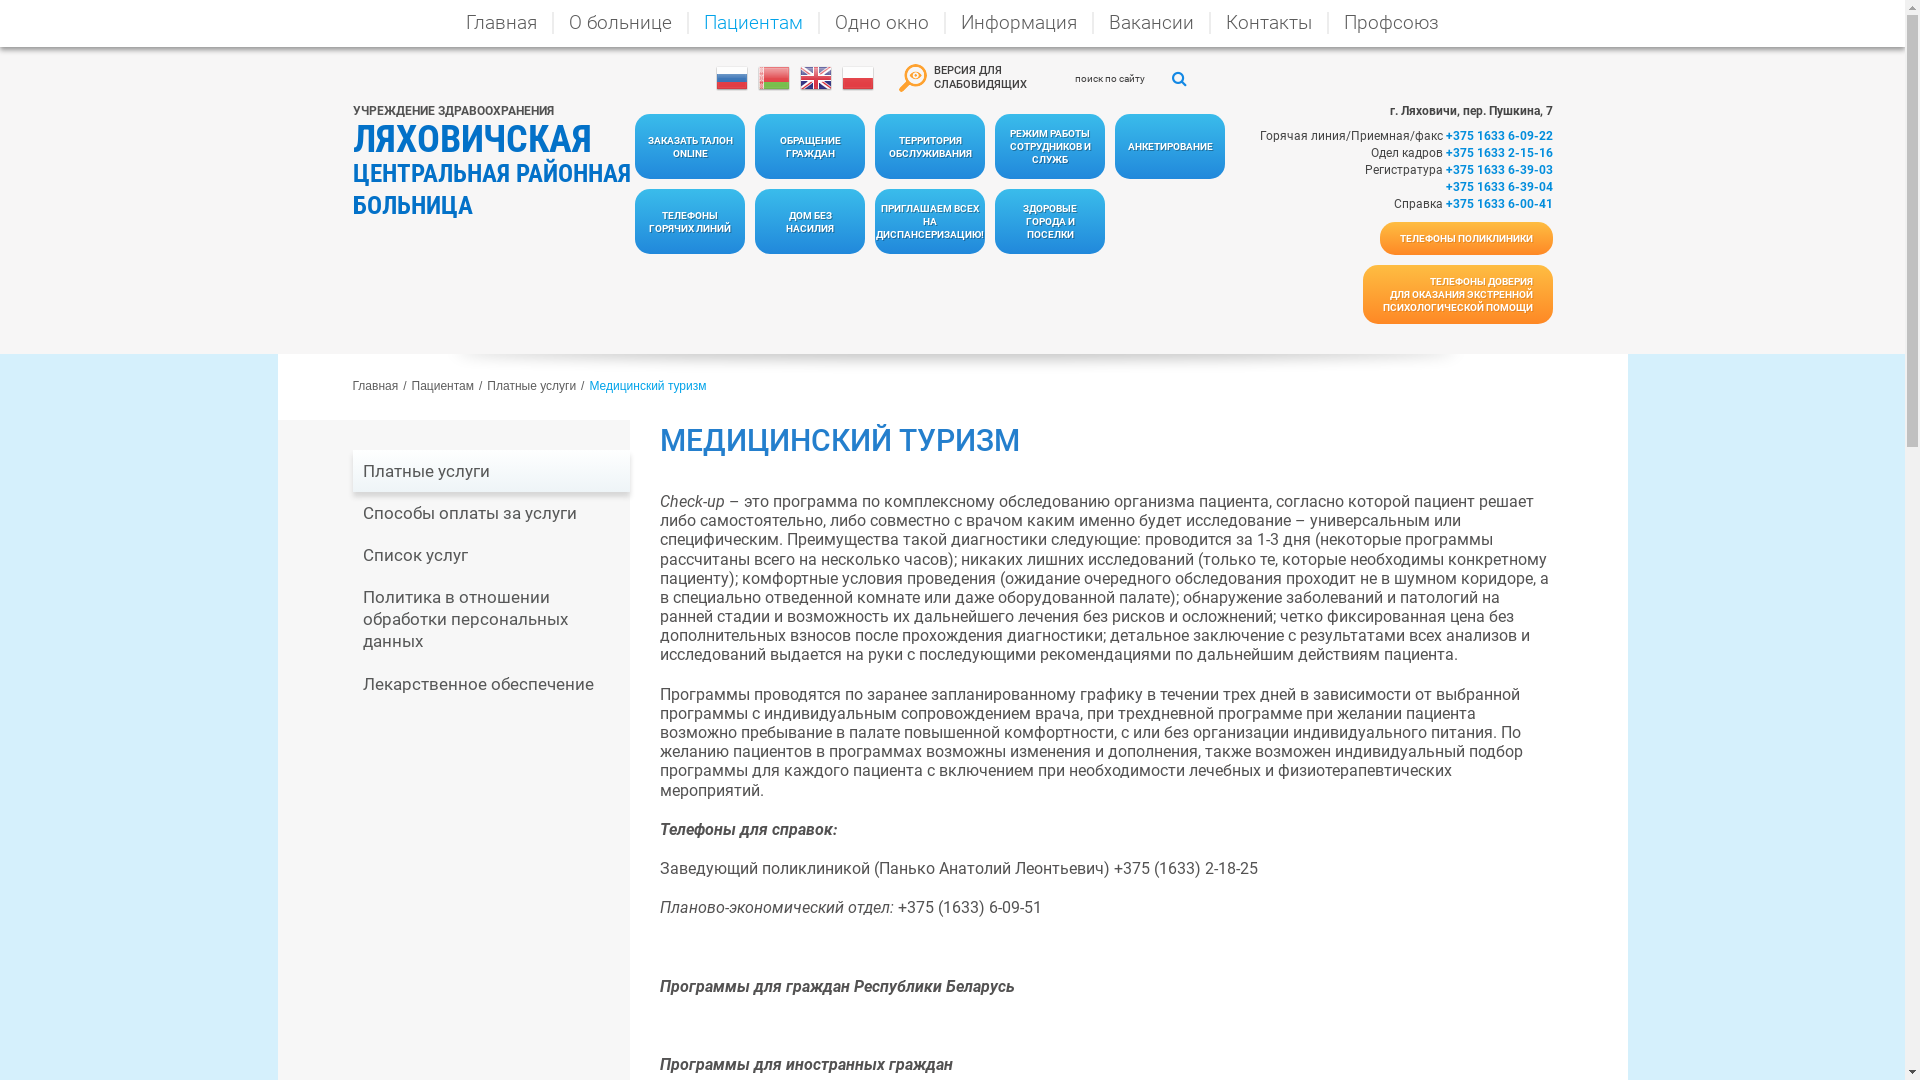  Describe the element at coordinates (816, 76) in the screenshot. I see `'English'` at that location.